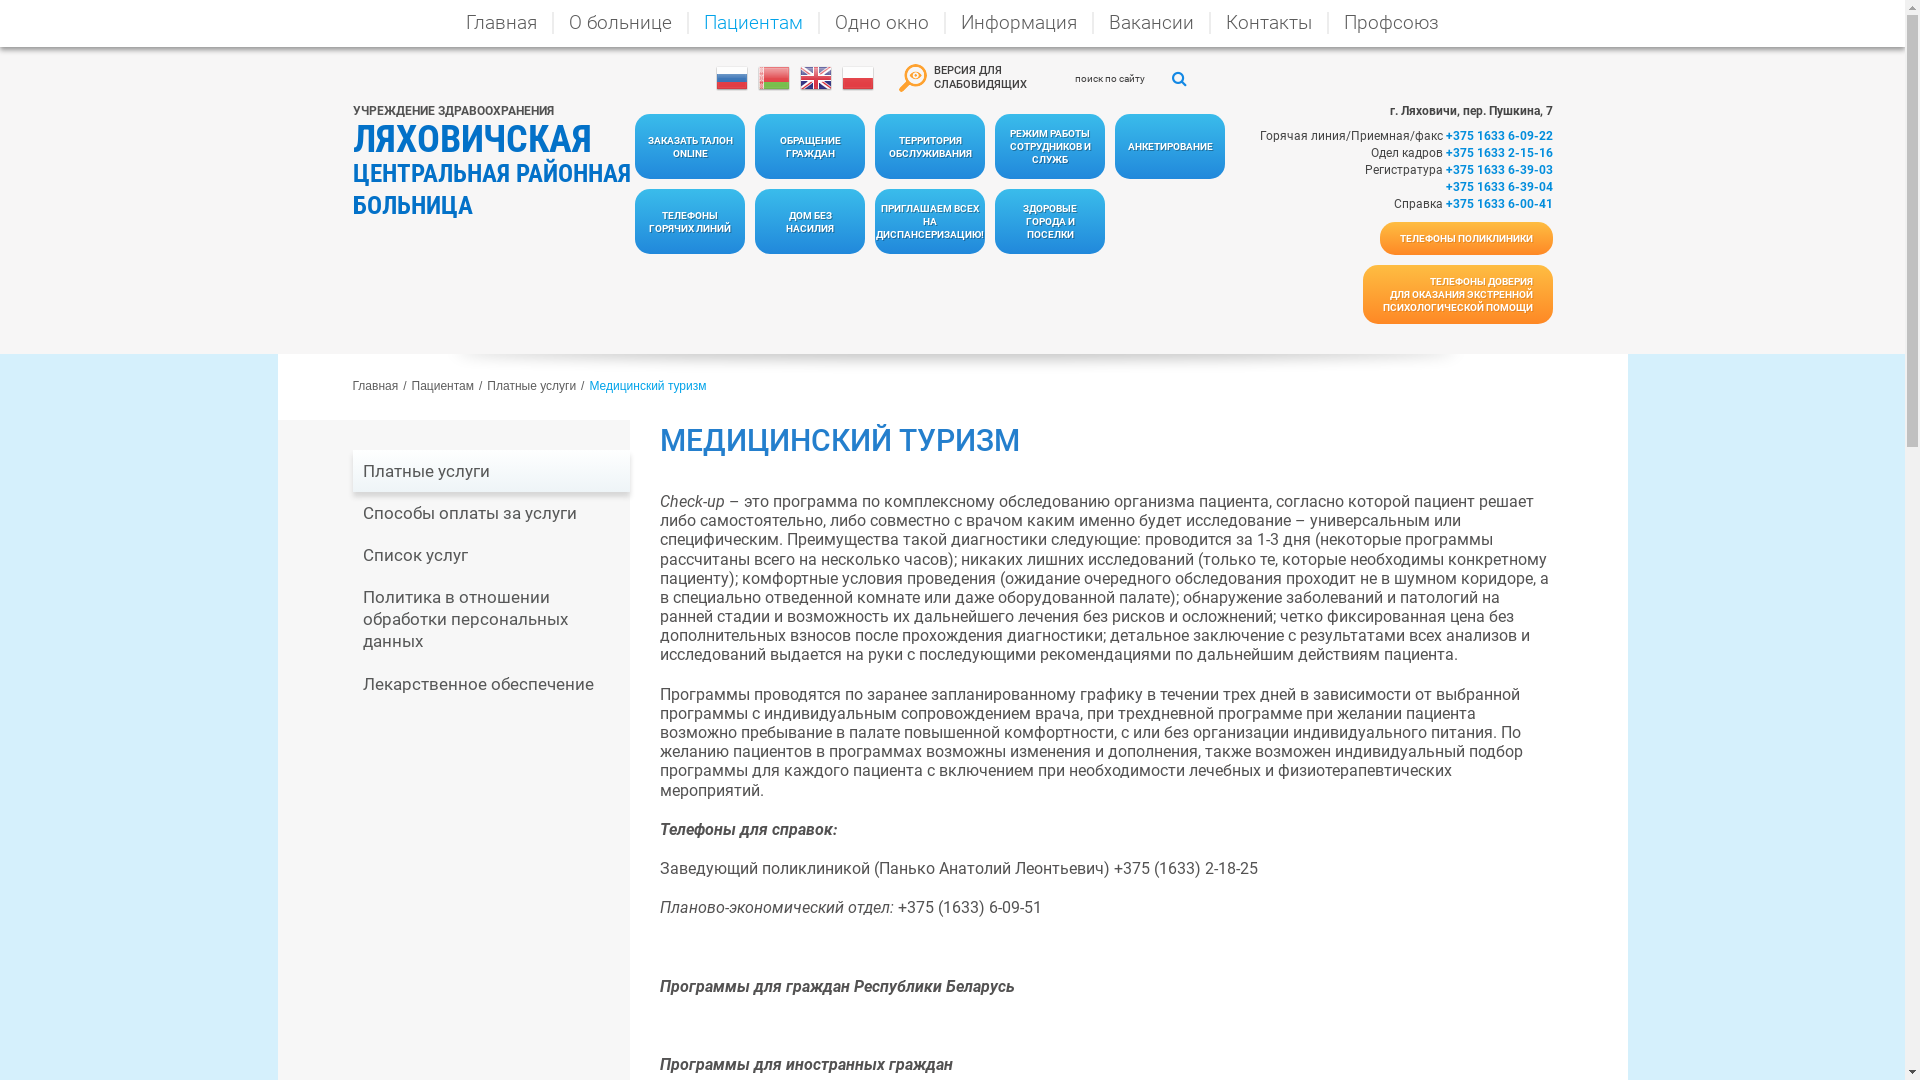  Describe the element at coordinates (816, 76) in the screenshot. I see `'English'` at that location.